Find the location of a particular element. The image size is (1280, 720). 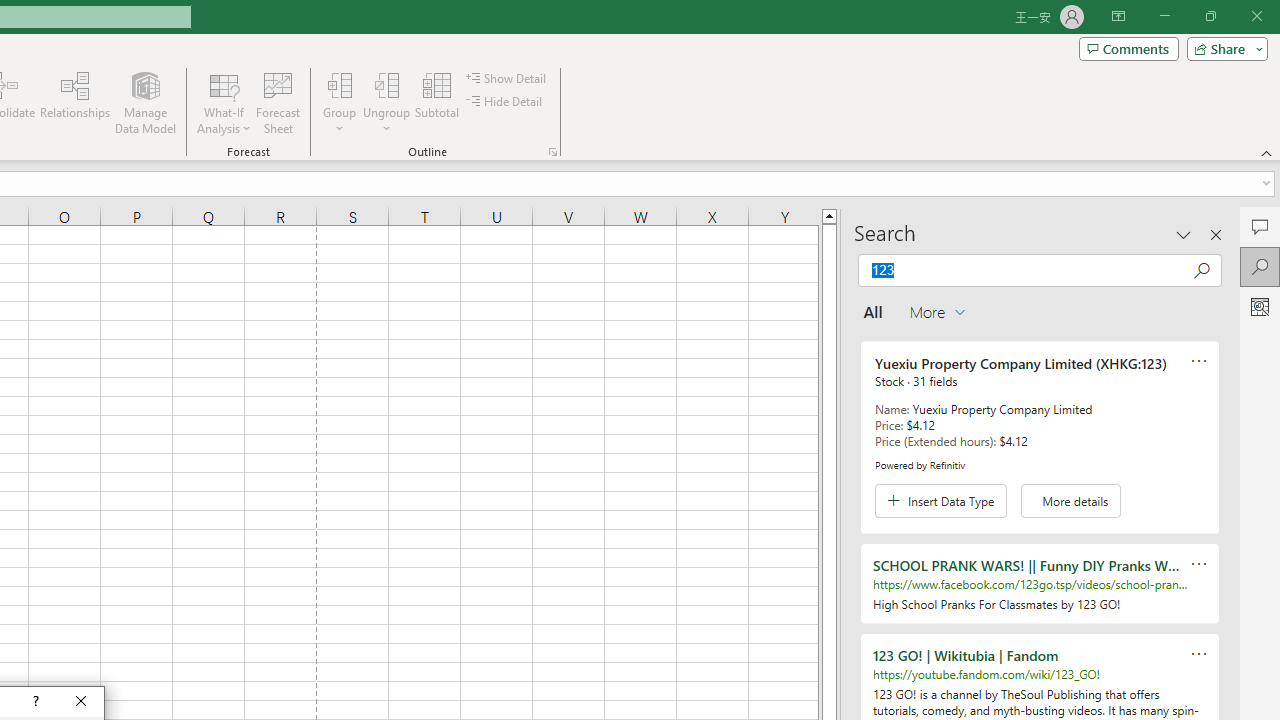

'Manage Data Model' is located at coordinates (144, 103).